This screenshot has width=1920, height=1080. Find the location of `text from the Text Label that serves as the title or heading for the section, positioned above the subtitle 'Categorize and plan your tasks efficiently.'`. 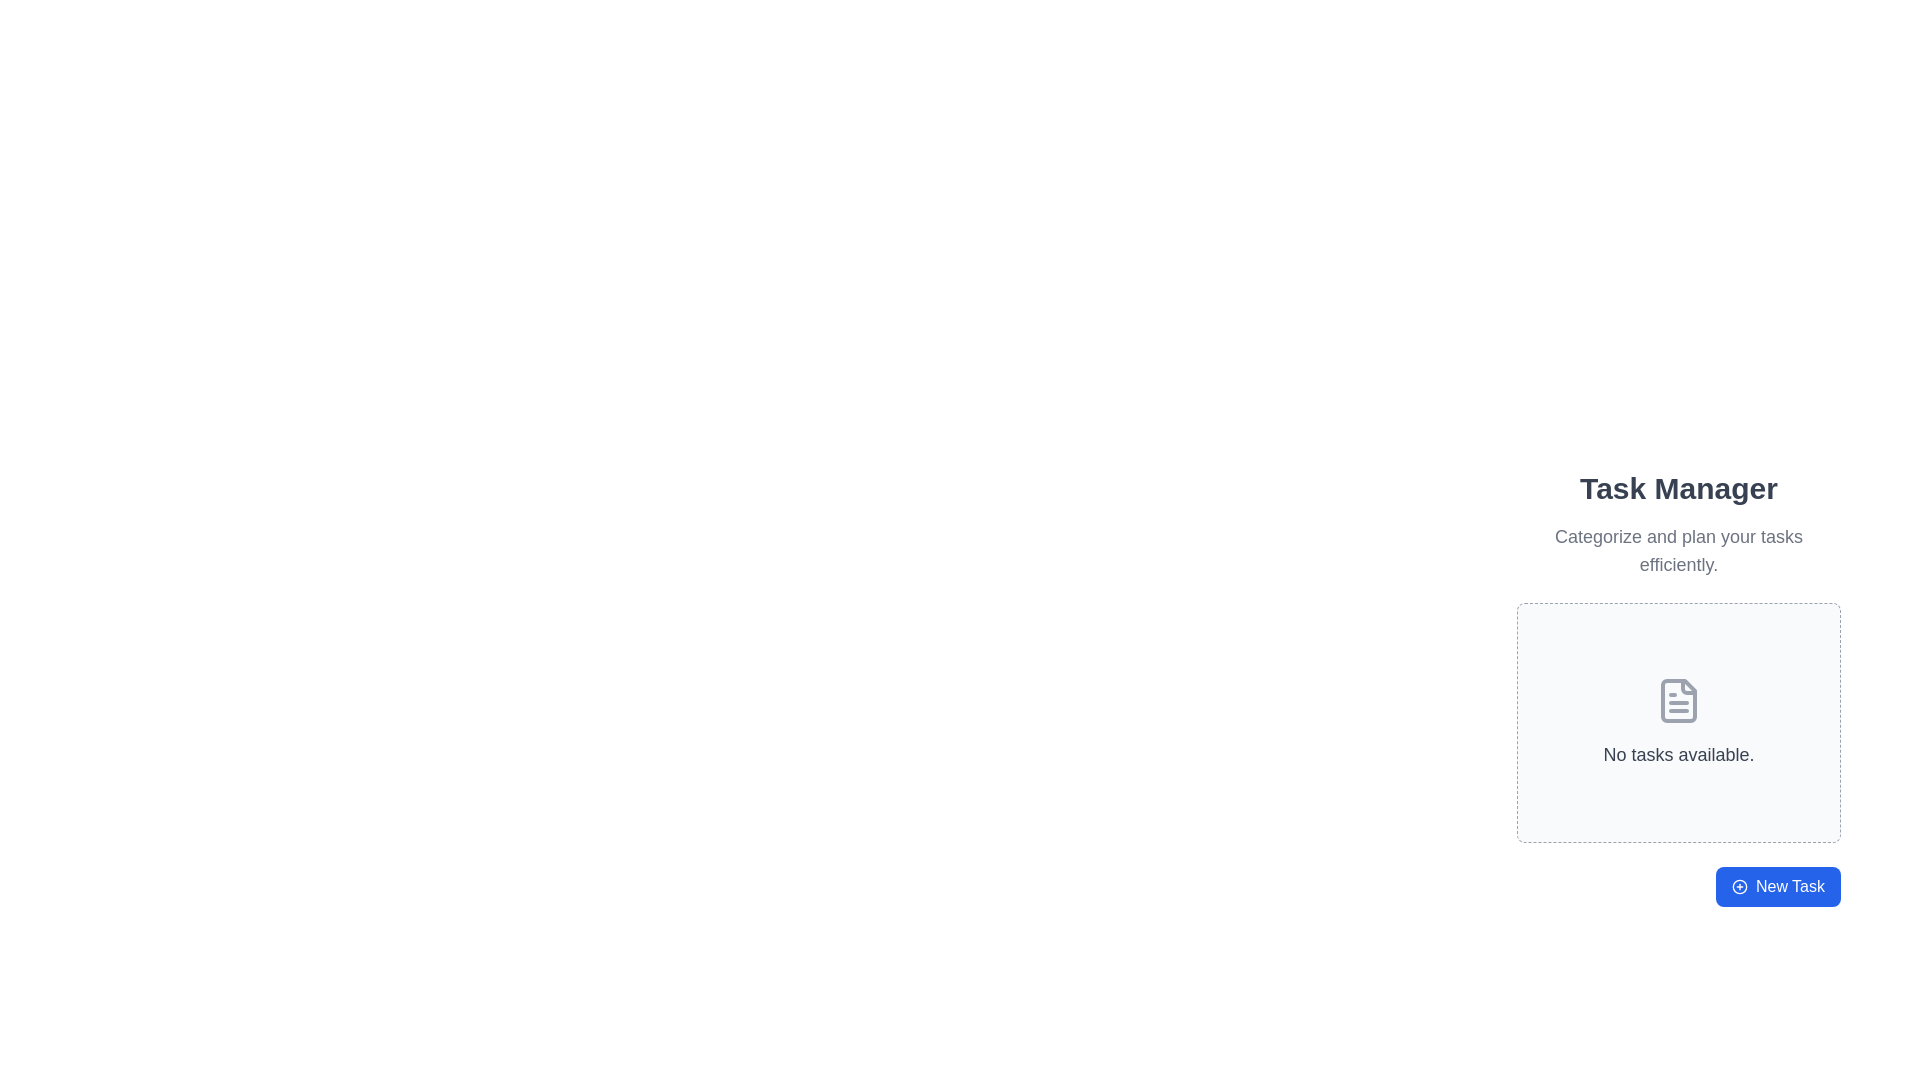

text from the Text Label that serves as the title or heading for the section, positioned above the subtitle 'Categorize and plan your tasks efficiently.' is located at coordinates (1679, 489).